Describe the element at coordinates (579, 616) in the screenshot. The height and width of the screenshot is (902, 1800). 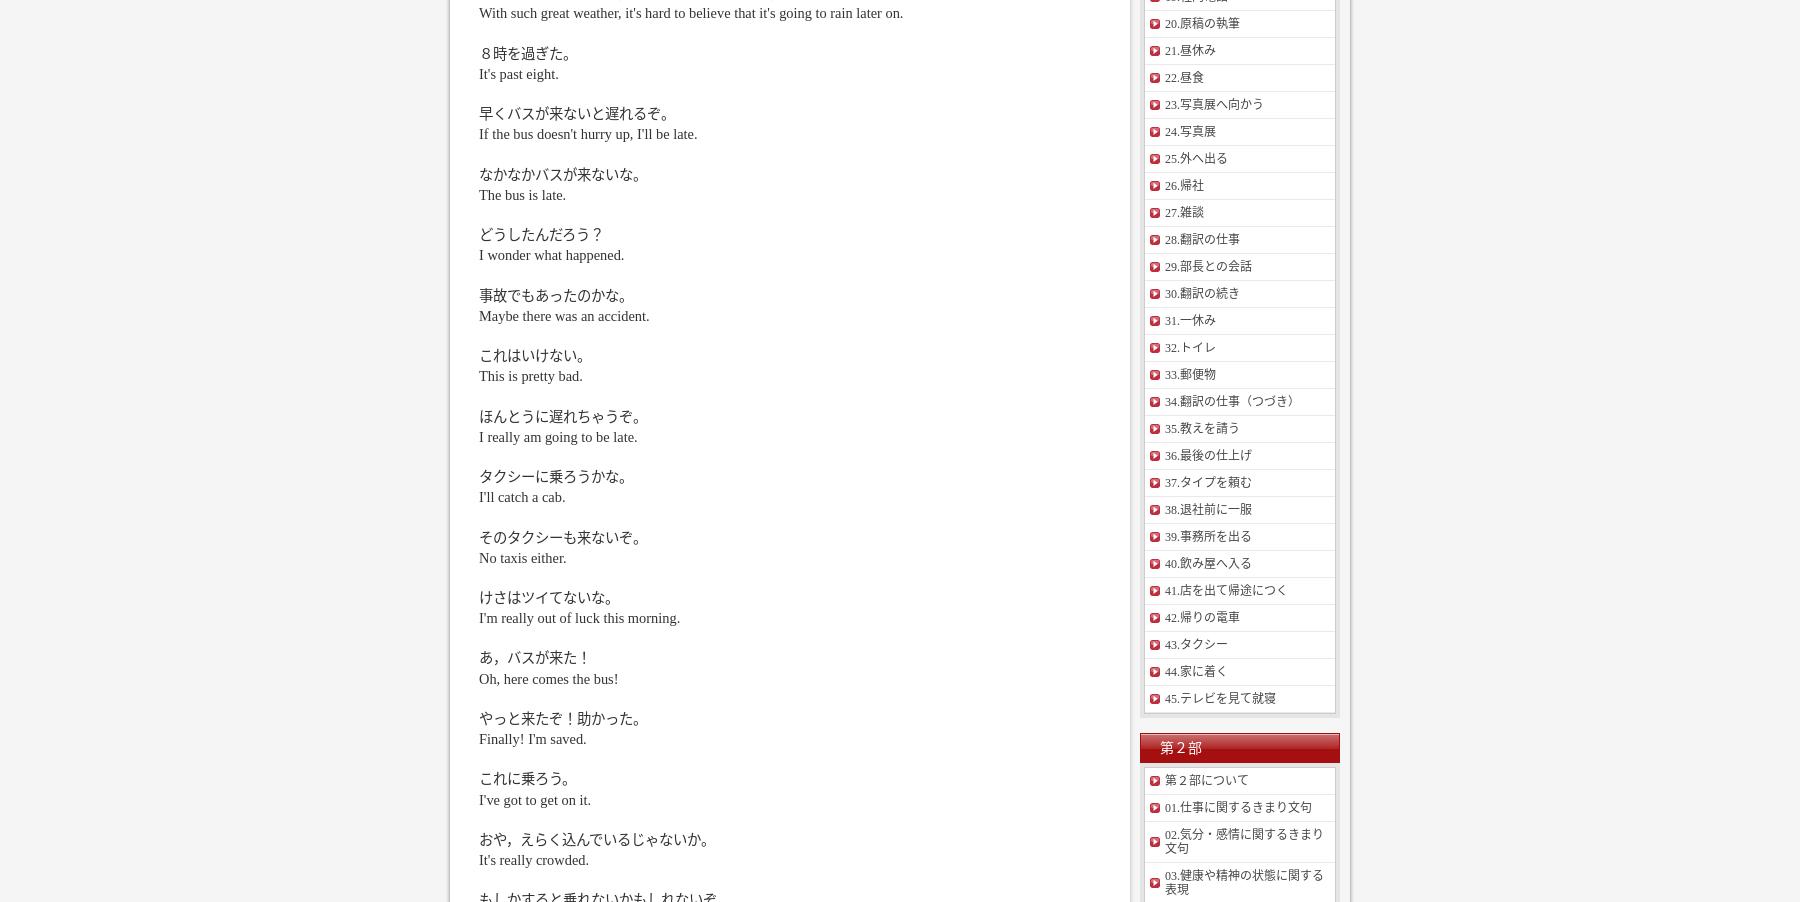
I see `'I'm really out of luck this morning.'` at that location.